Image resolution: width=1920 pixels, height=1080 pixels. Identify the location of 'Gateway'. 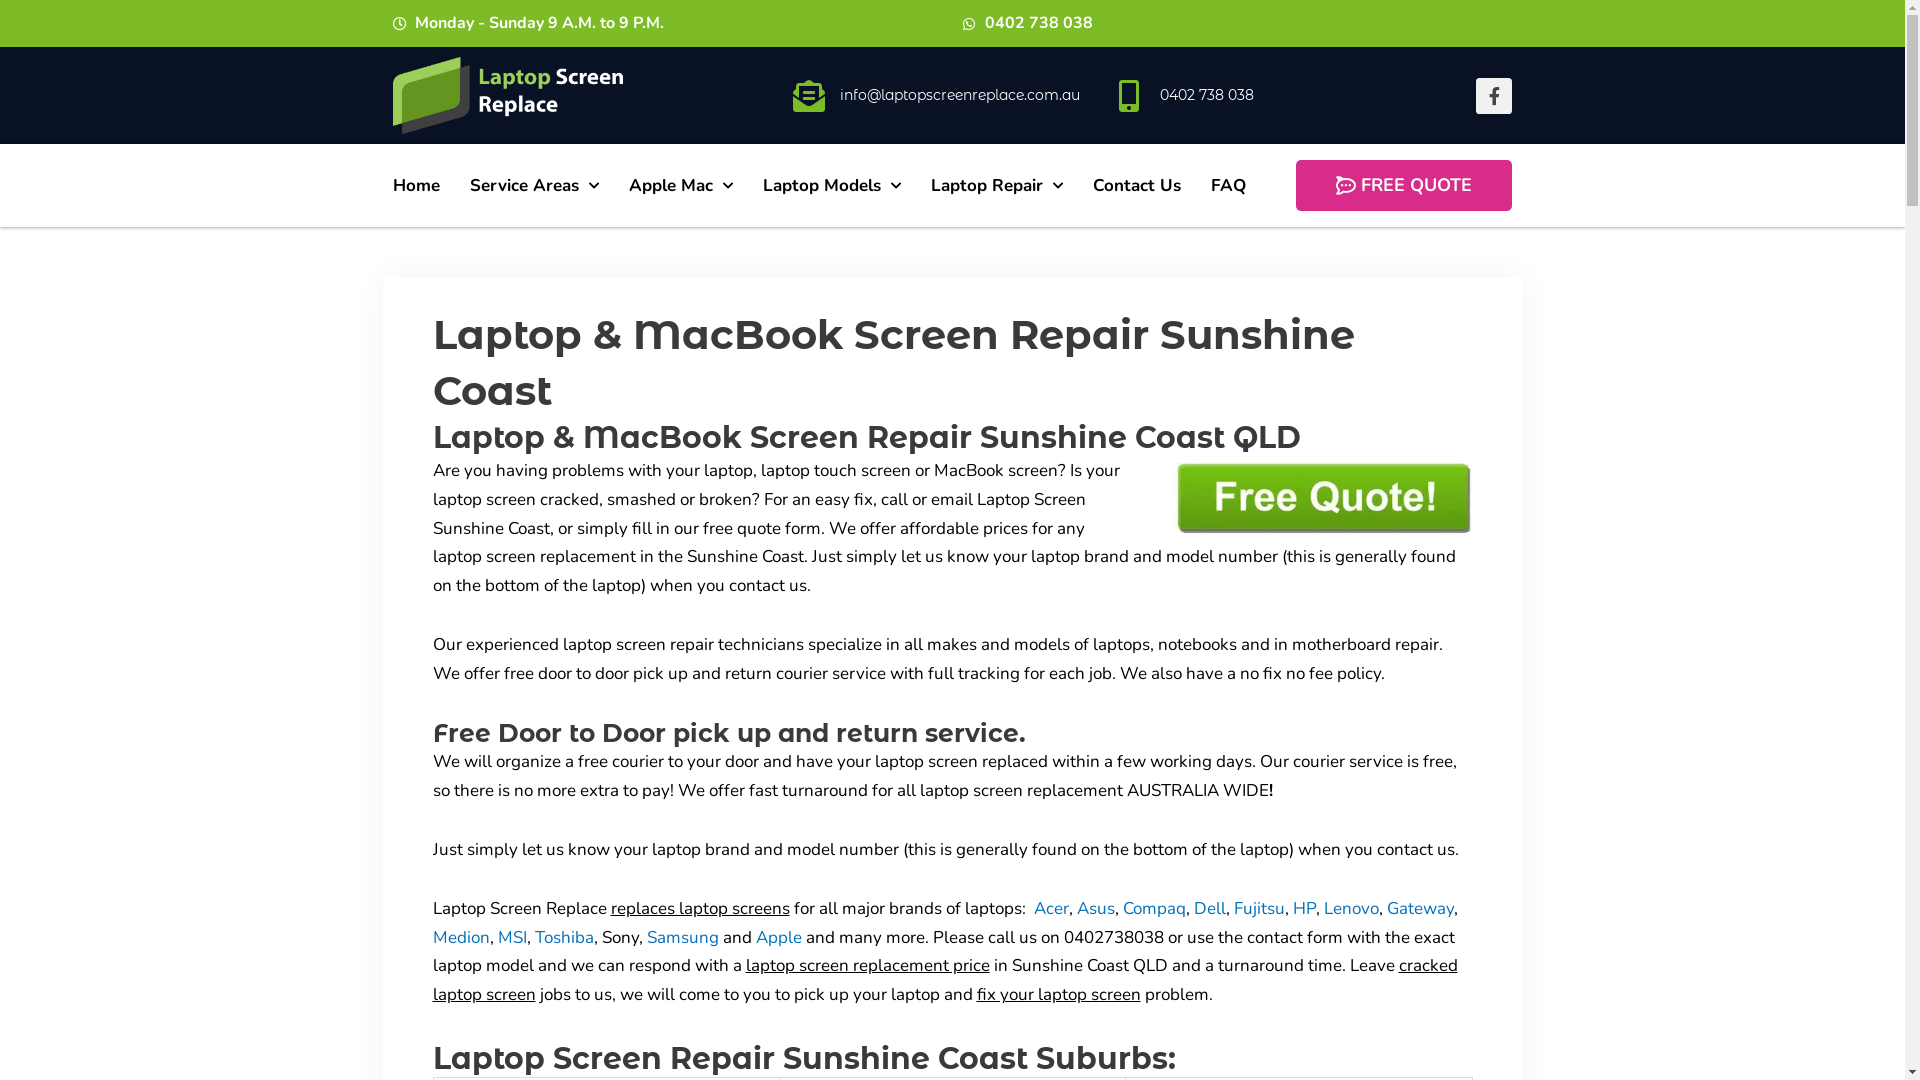
(1418, 908).